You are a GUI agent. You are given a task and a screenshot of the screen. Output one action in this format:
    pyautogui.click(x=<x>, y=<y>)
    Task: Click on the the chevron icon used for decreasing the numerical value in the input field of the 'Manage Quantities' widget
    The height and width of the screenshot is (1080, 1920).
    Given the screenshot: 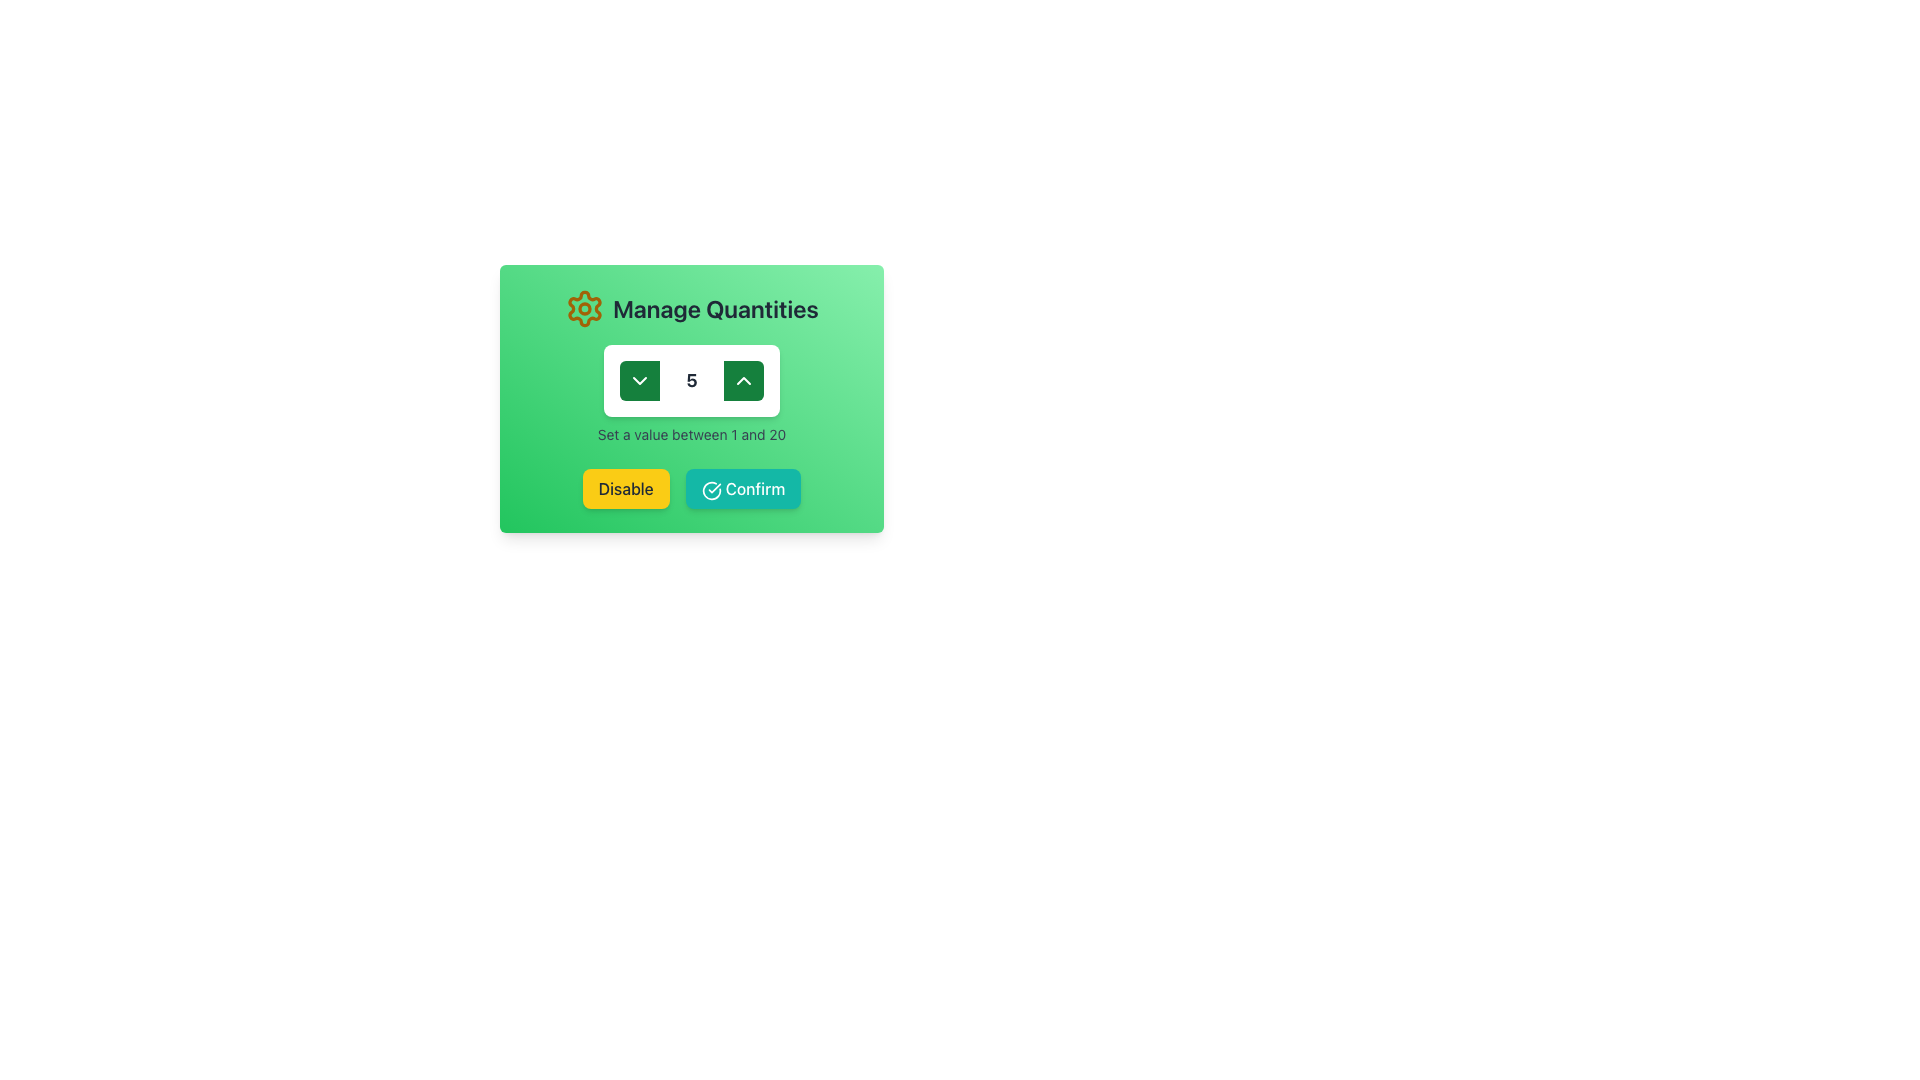 What is the action you would take?
    pyautogui.click(x=638, y=381)
    